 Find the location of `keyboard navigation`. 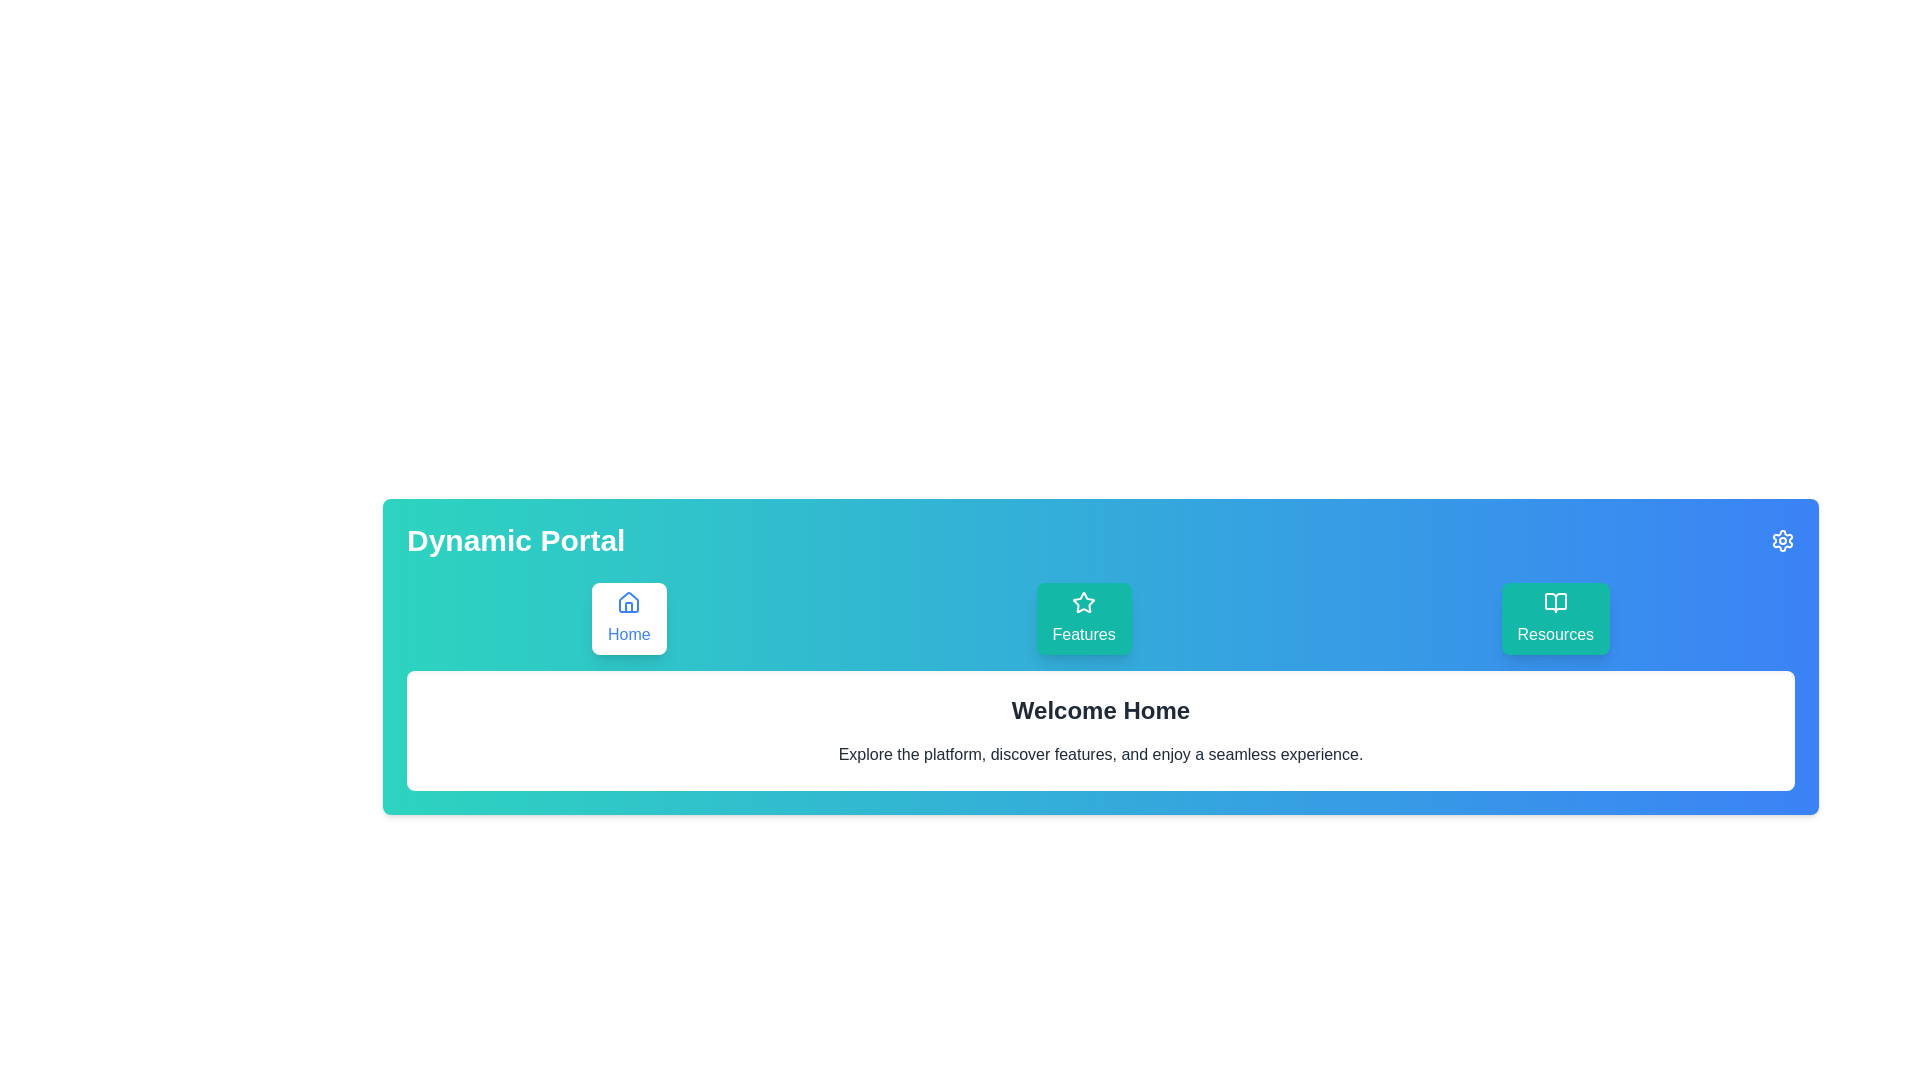

keyboard navigation is located at coordinates (1782, 540).